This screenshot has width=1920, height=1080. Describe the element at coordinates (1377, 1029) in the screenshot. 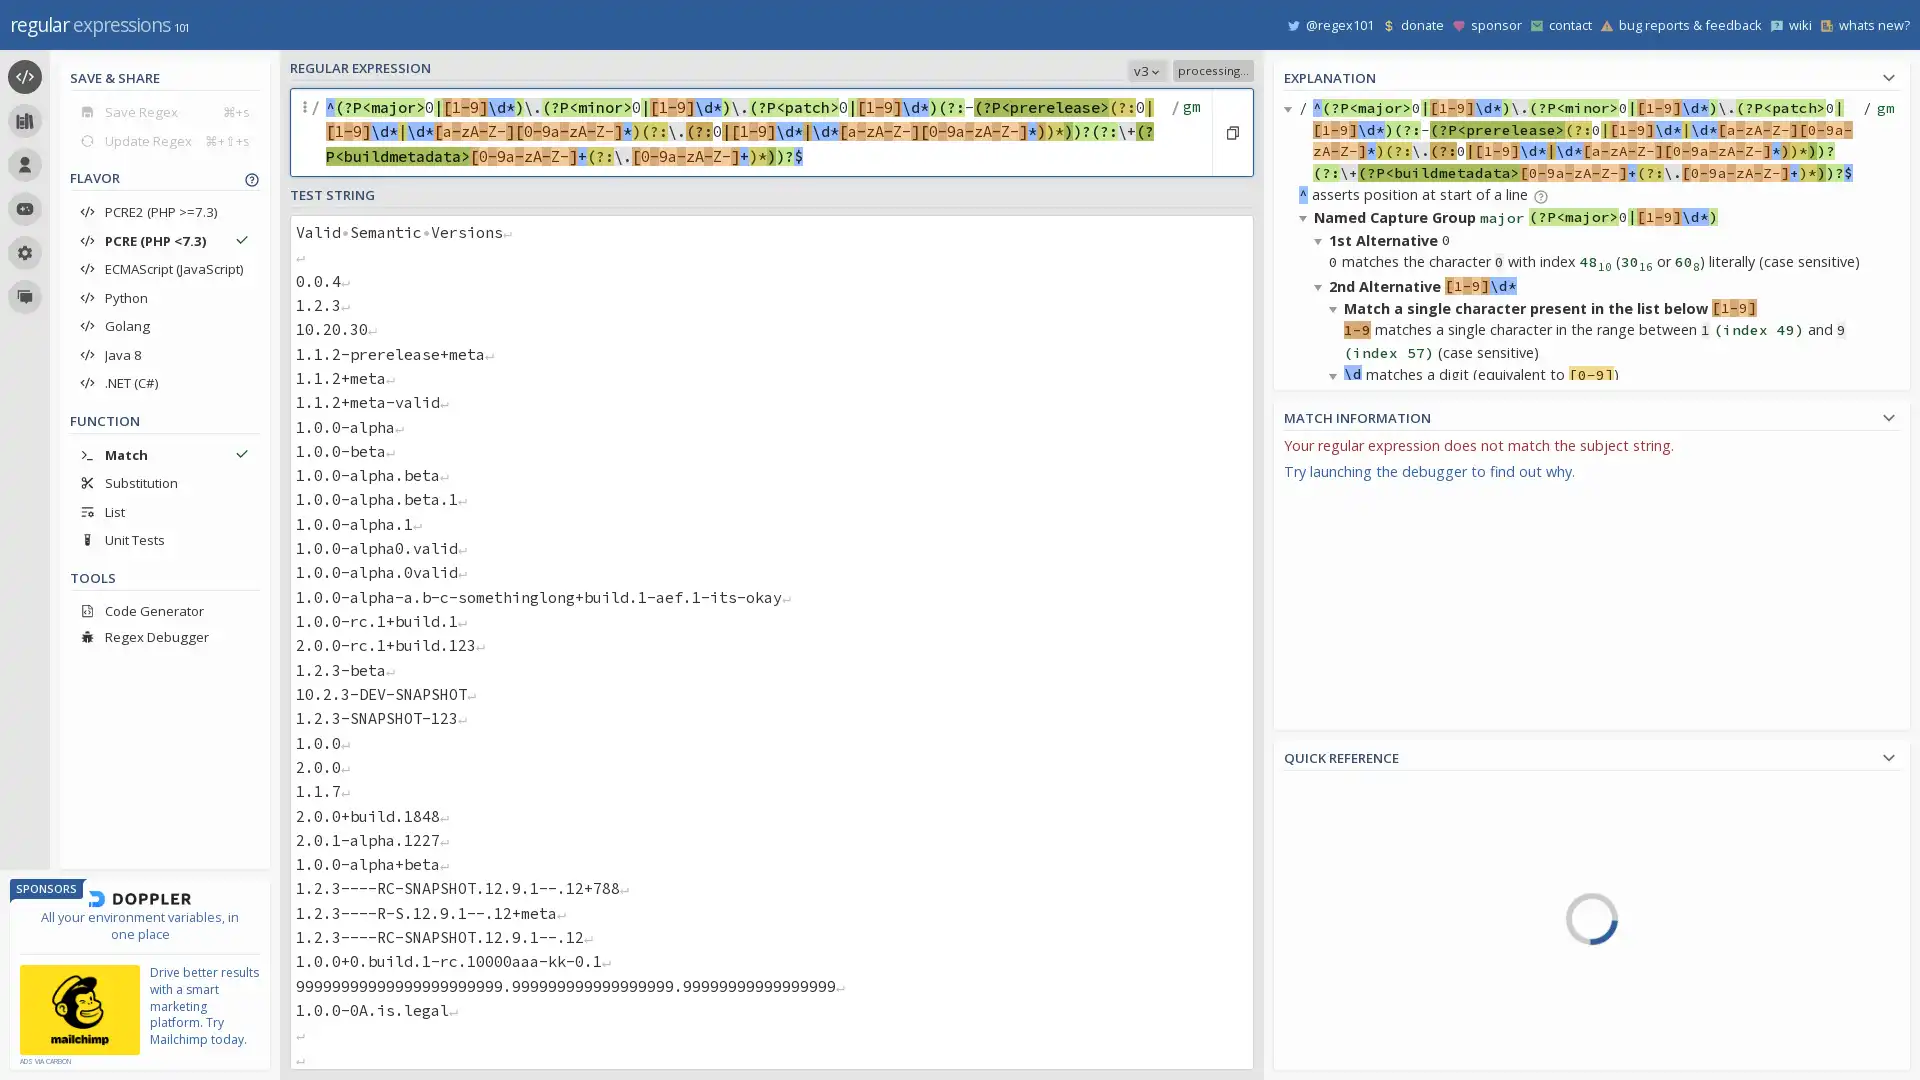

I see `Character Classes` at that location.